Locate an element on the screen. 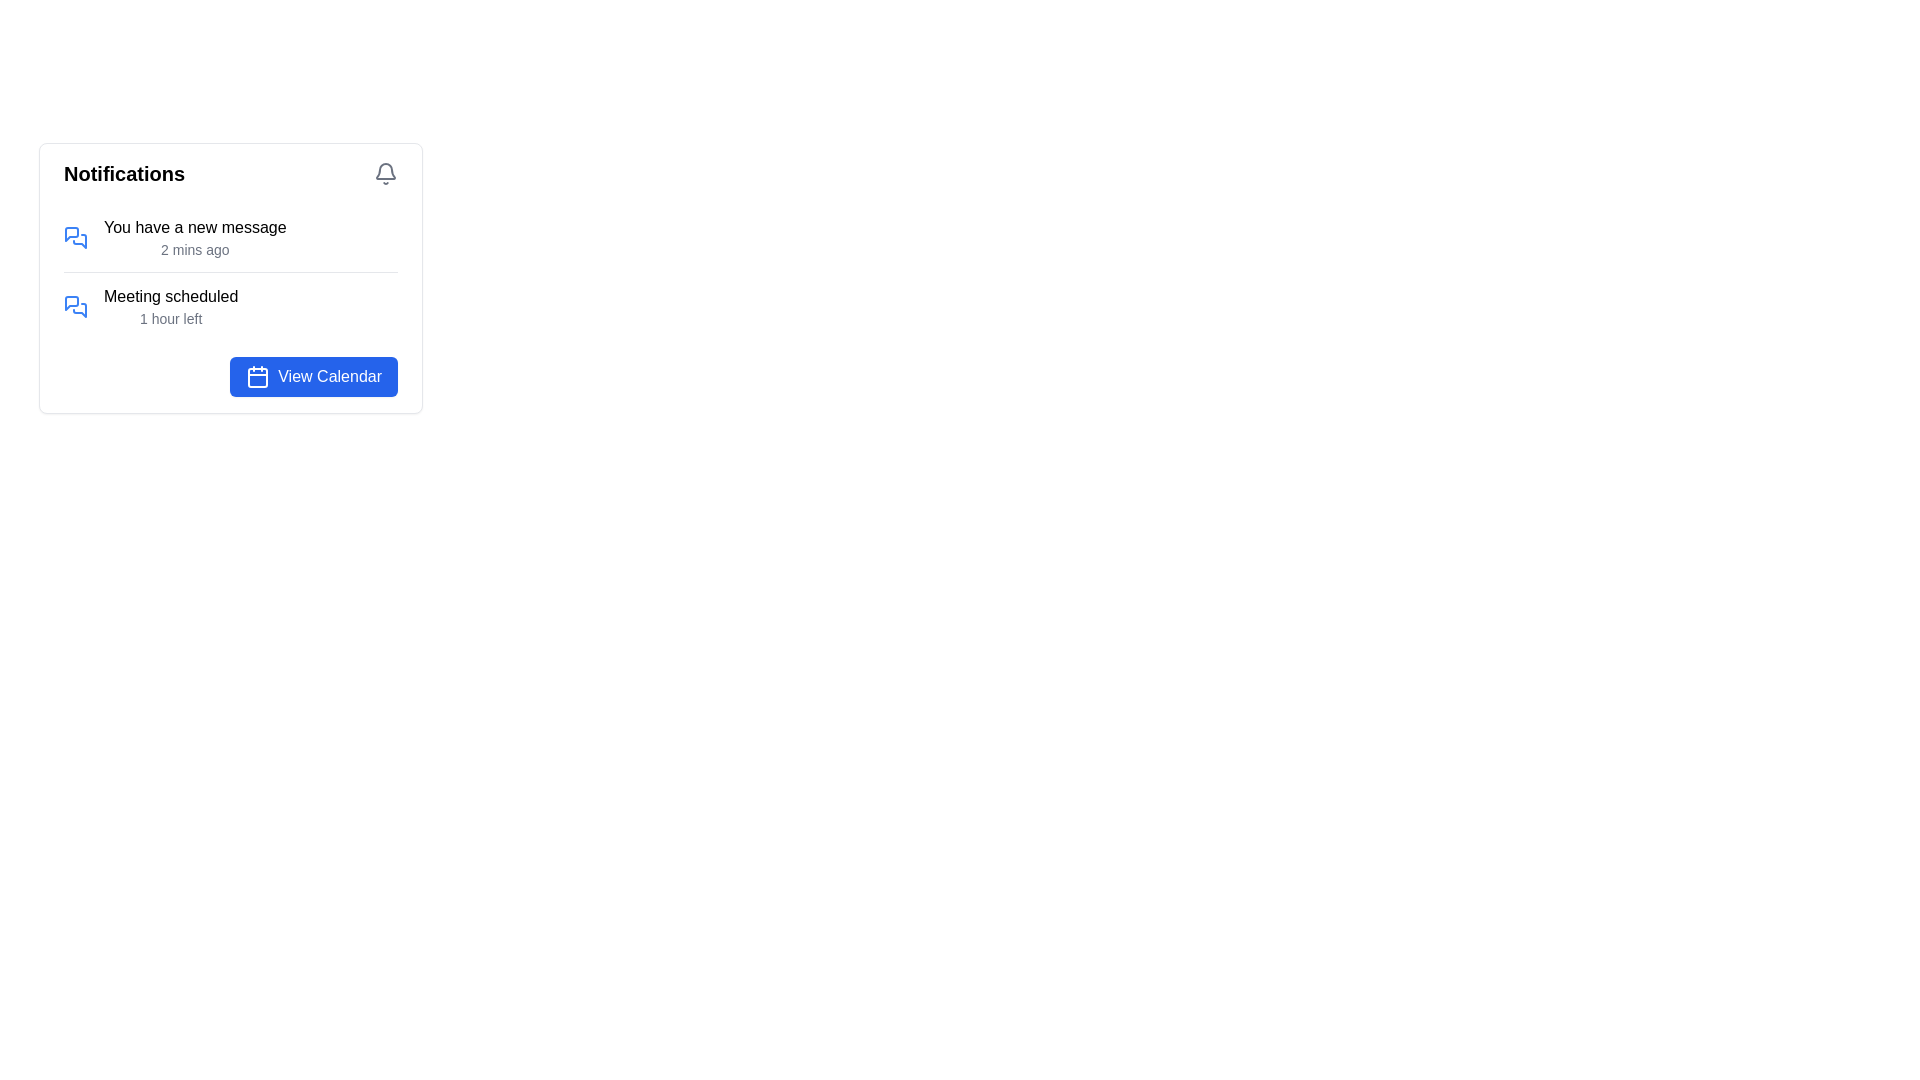  the navigation button located in the bottom-right corner of the white notification panel is located at coordinates (312, 377).